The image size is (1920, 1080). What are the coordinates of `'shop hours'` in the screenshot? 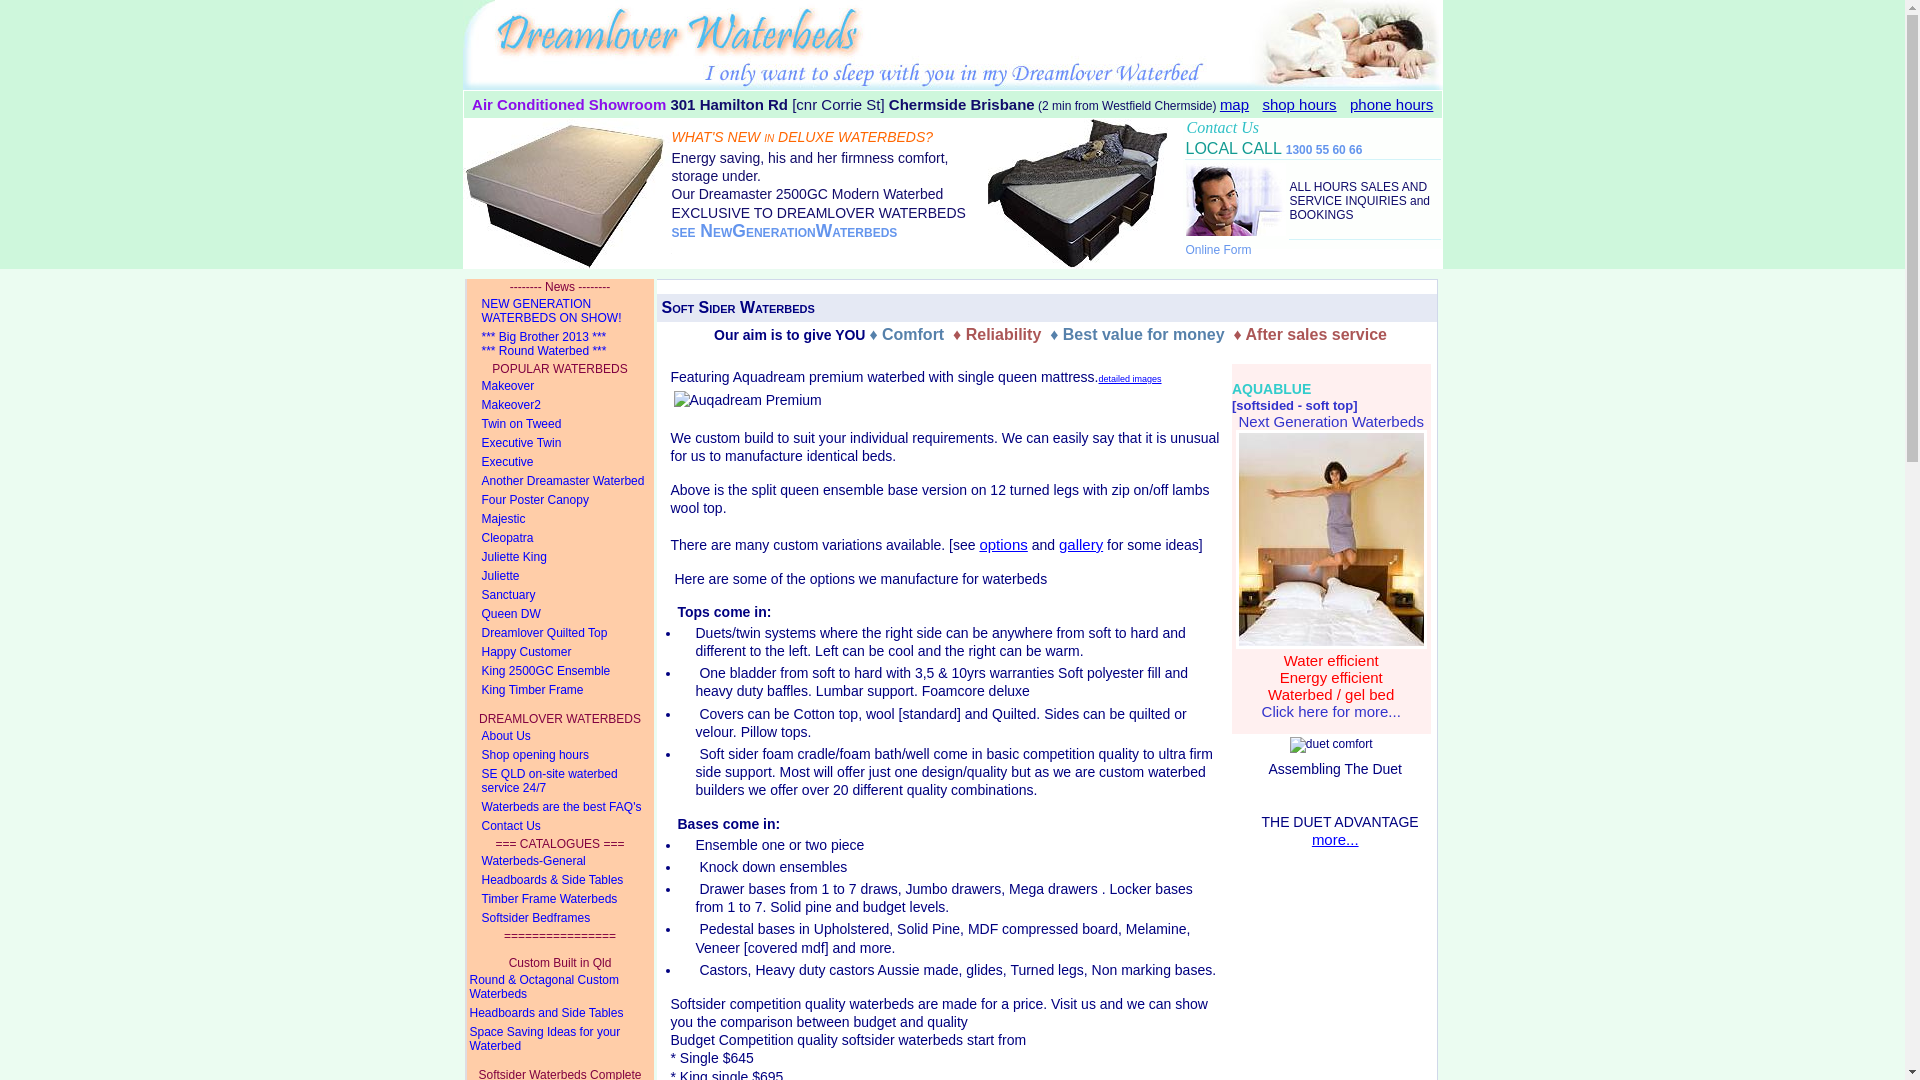 It's located at (1299, 105).